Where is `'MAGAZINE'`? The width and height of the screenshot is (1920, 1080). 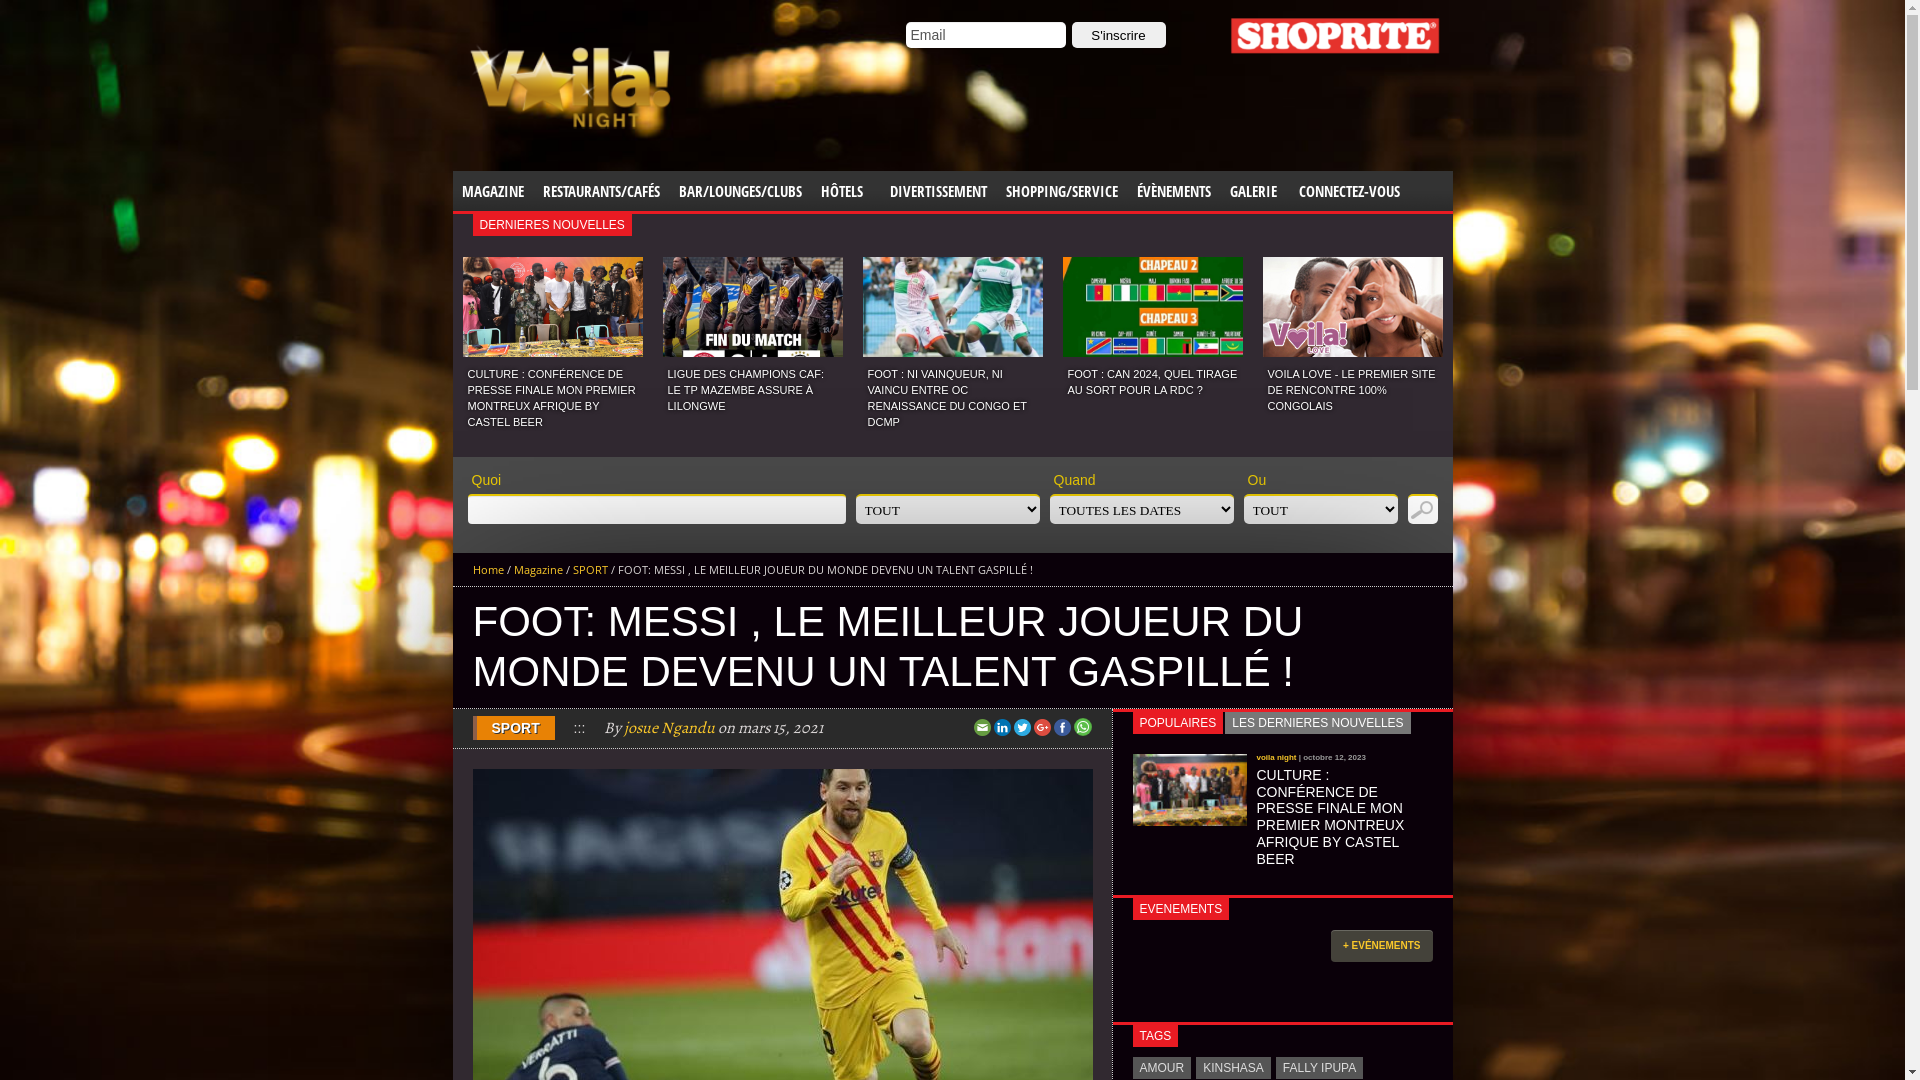 'MAGAZINE' is located at coordinates (491, 190).